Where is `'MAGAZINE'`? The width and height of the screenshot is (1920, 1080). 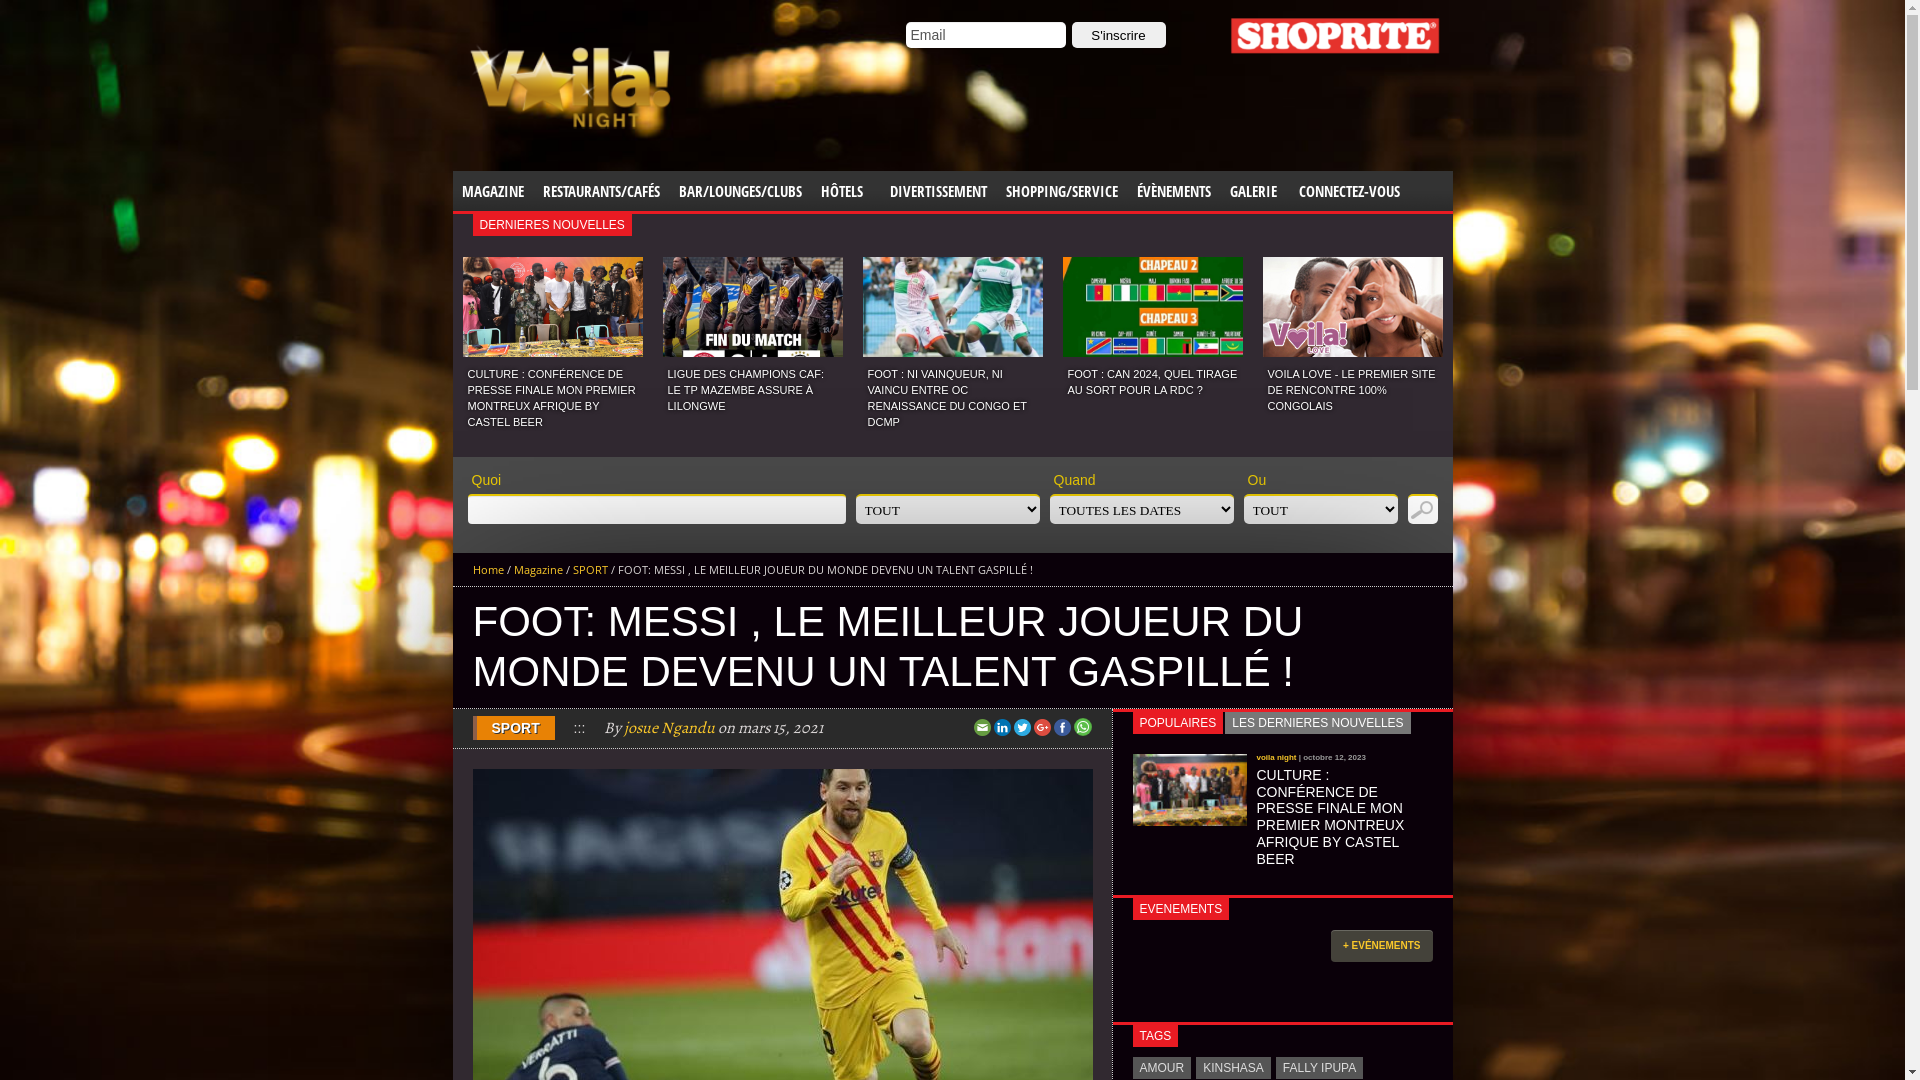 'MAGAZINE' is located at coordinates (491, 190).